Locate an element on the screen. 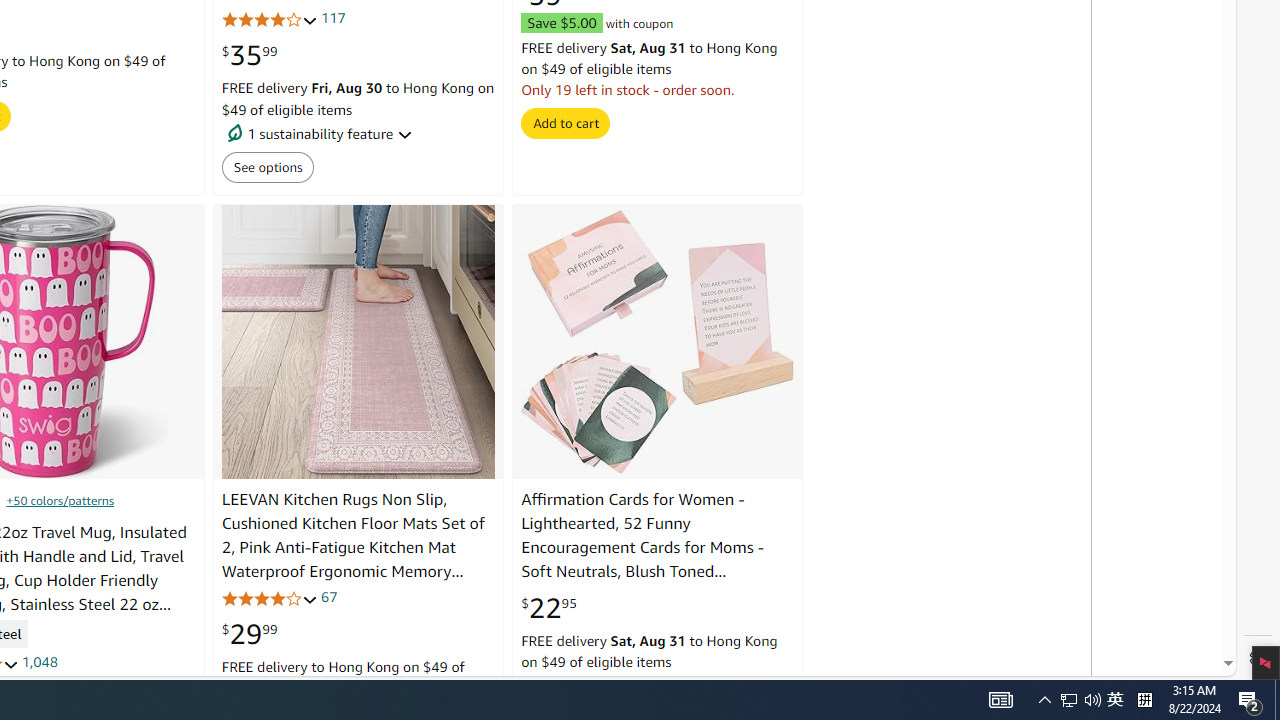 The height and width of the screenshot is (720, 1280). '3.9 out of 5 stars' is located at coordinates (268, 597).